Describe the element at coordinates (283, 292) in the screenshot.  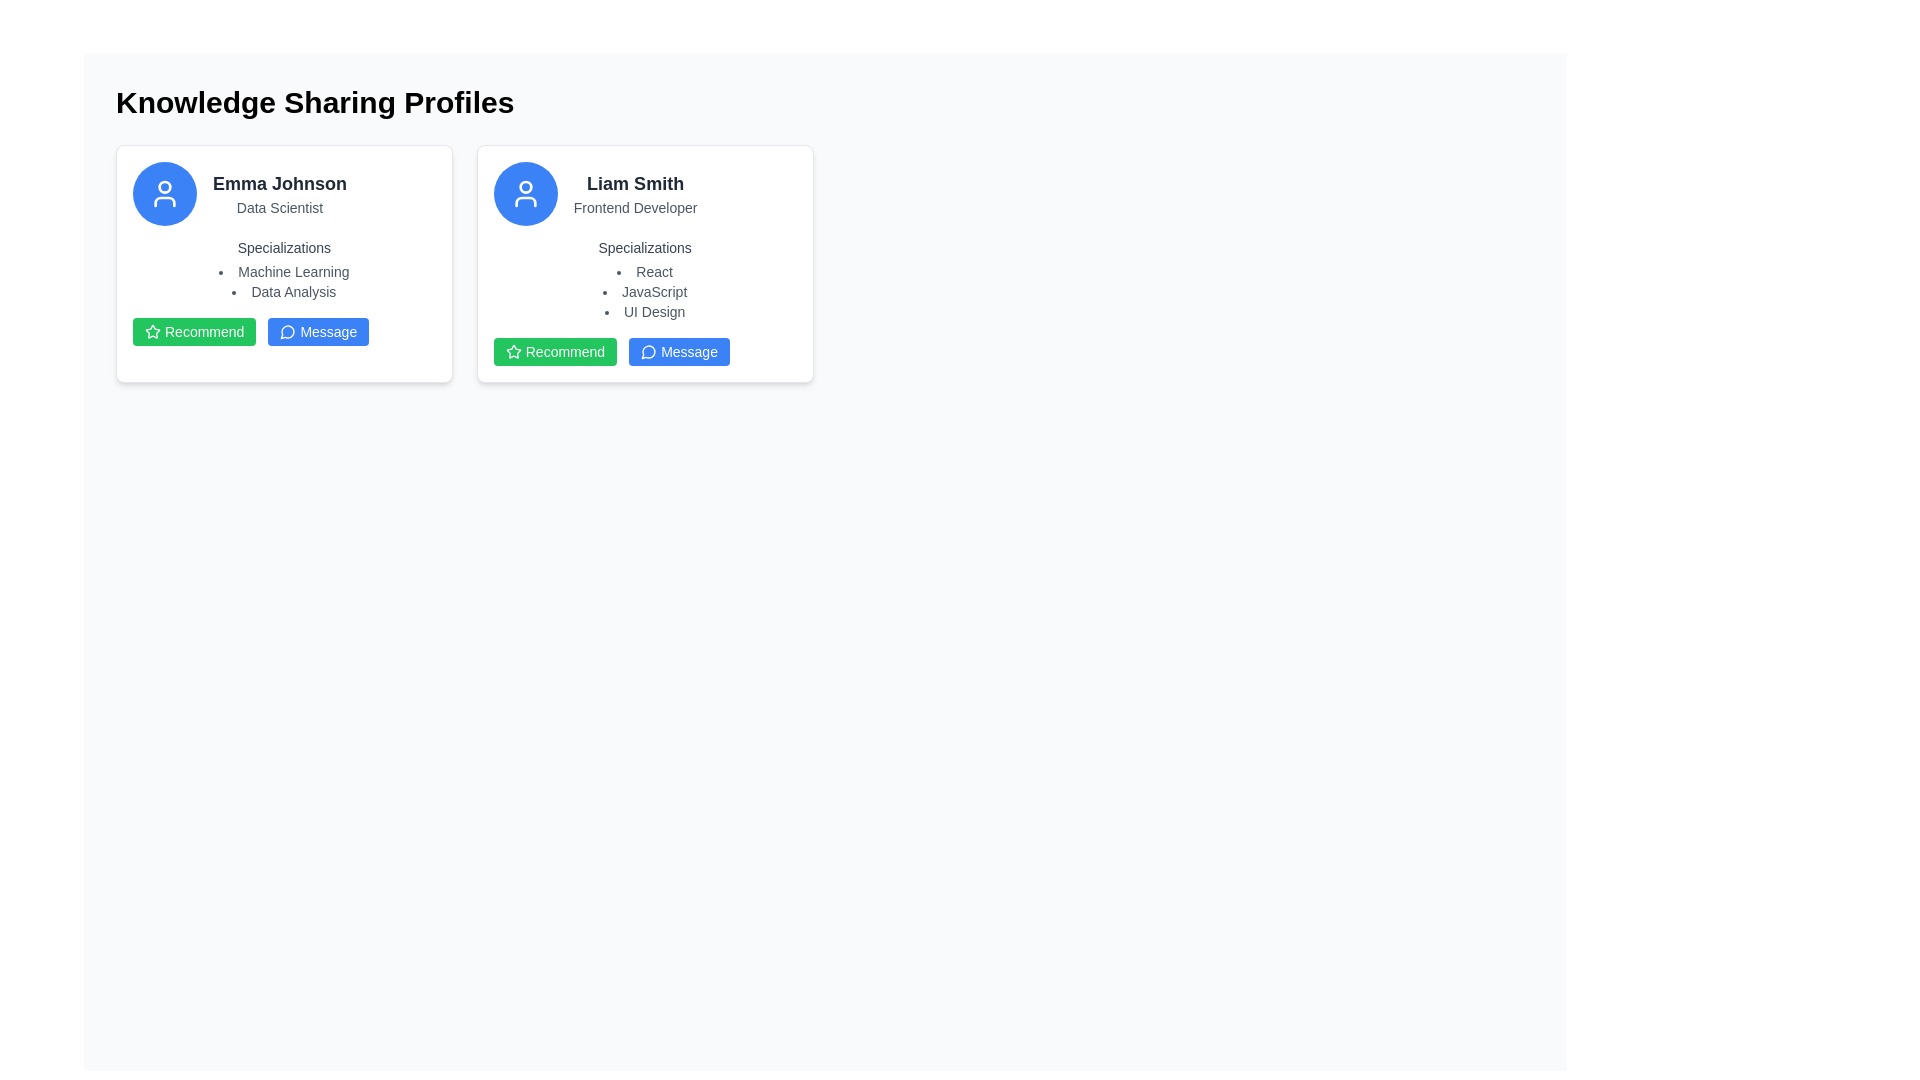
I see `the text label indicating one of Emma Johnson's specializations in the bulleted list under the 'Knowledge Sharing Profiles' header` at that location.